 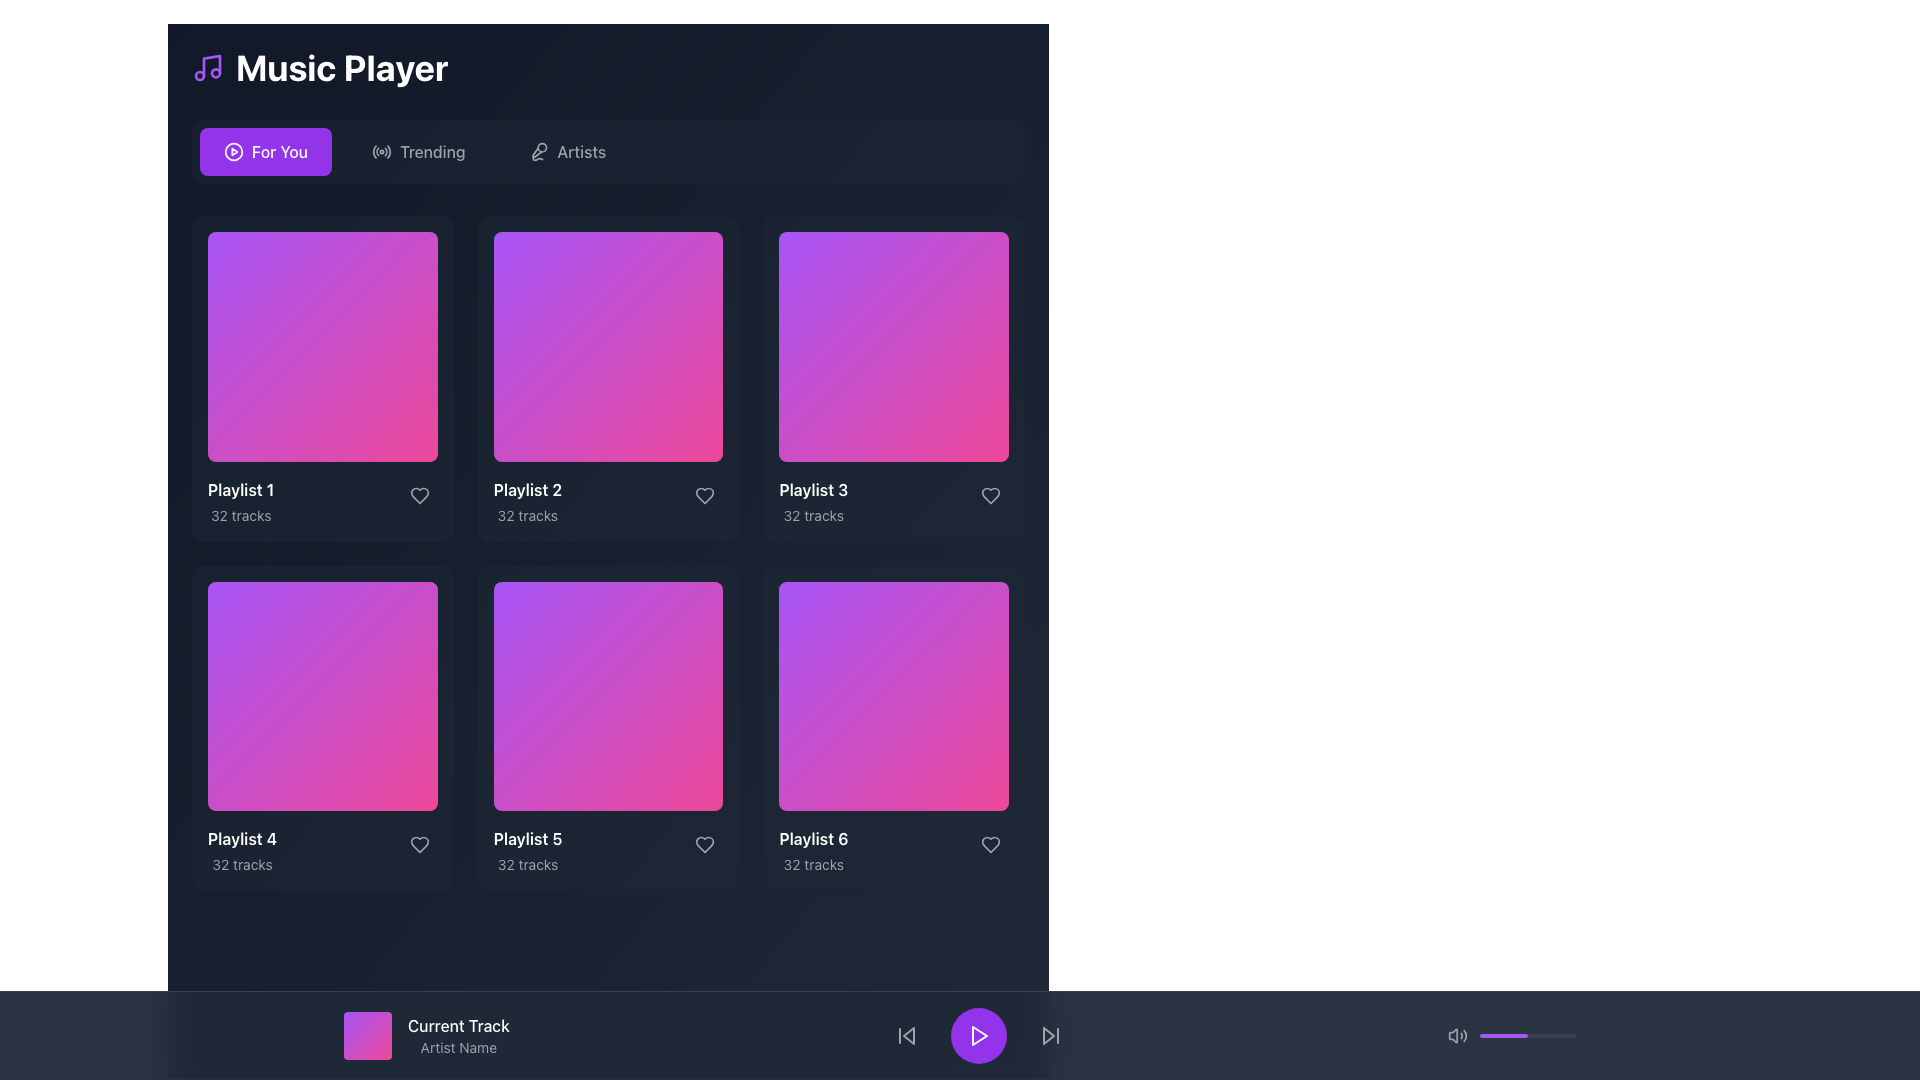 I want to click on the text label that provides information about the number of tracks in the 'Playlist 3' card, located beneath its title in the second row, middle column of a 3x2 grid layout, so click(x=813, y=514).